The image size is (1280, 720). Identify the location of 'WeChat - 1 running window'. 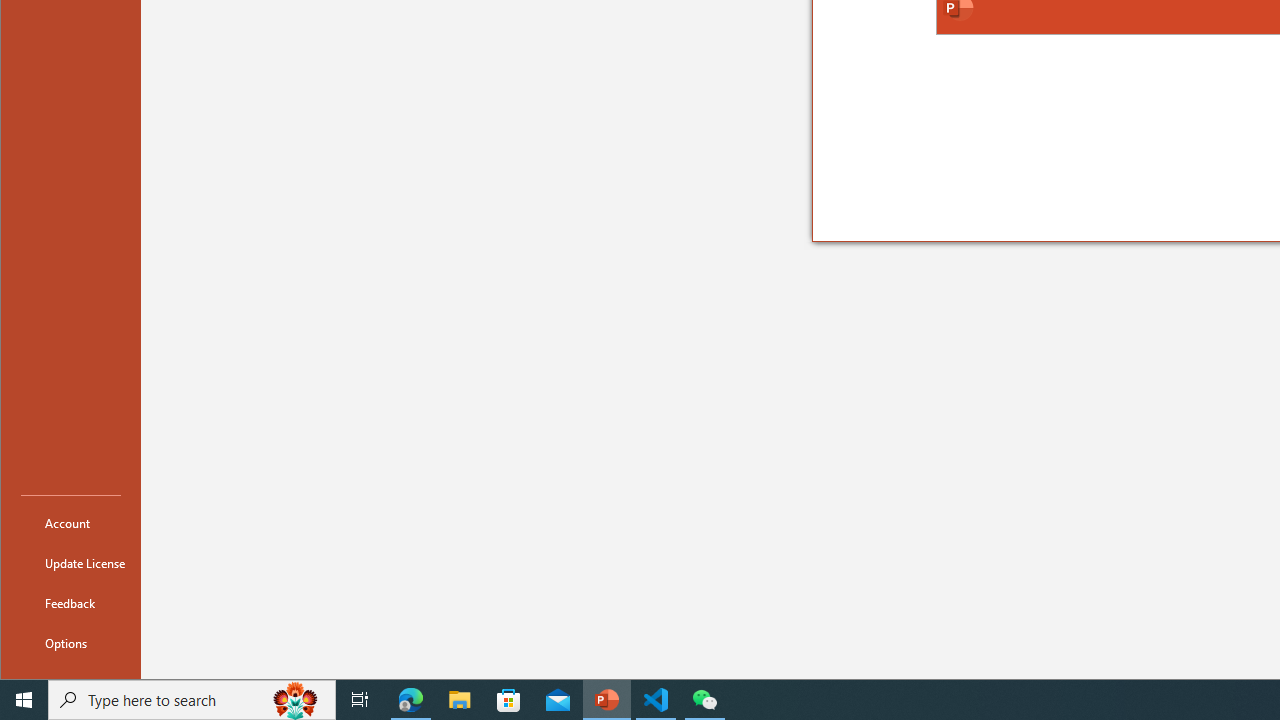
(705, 698).